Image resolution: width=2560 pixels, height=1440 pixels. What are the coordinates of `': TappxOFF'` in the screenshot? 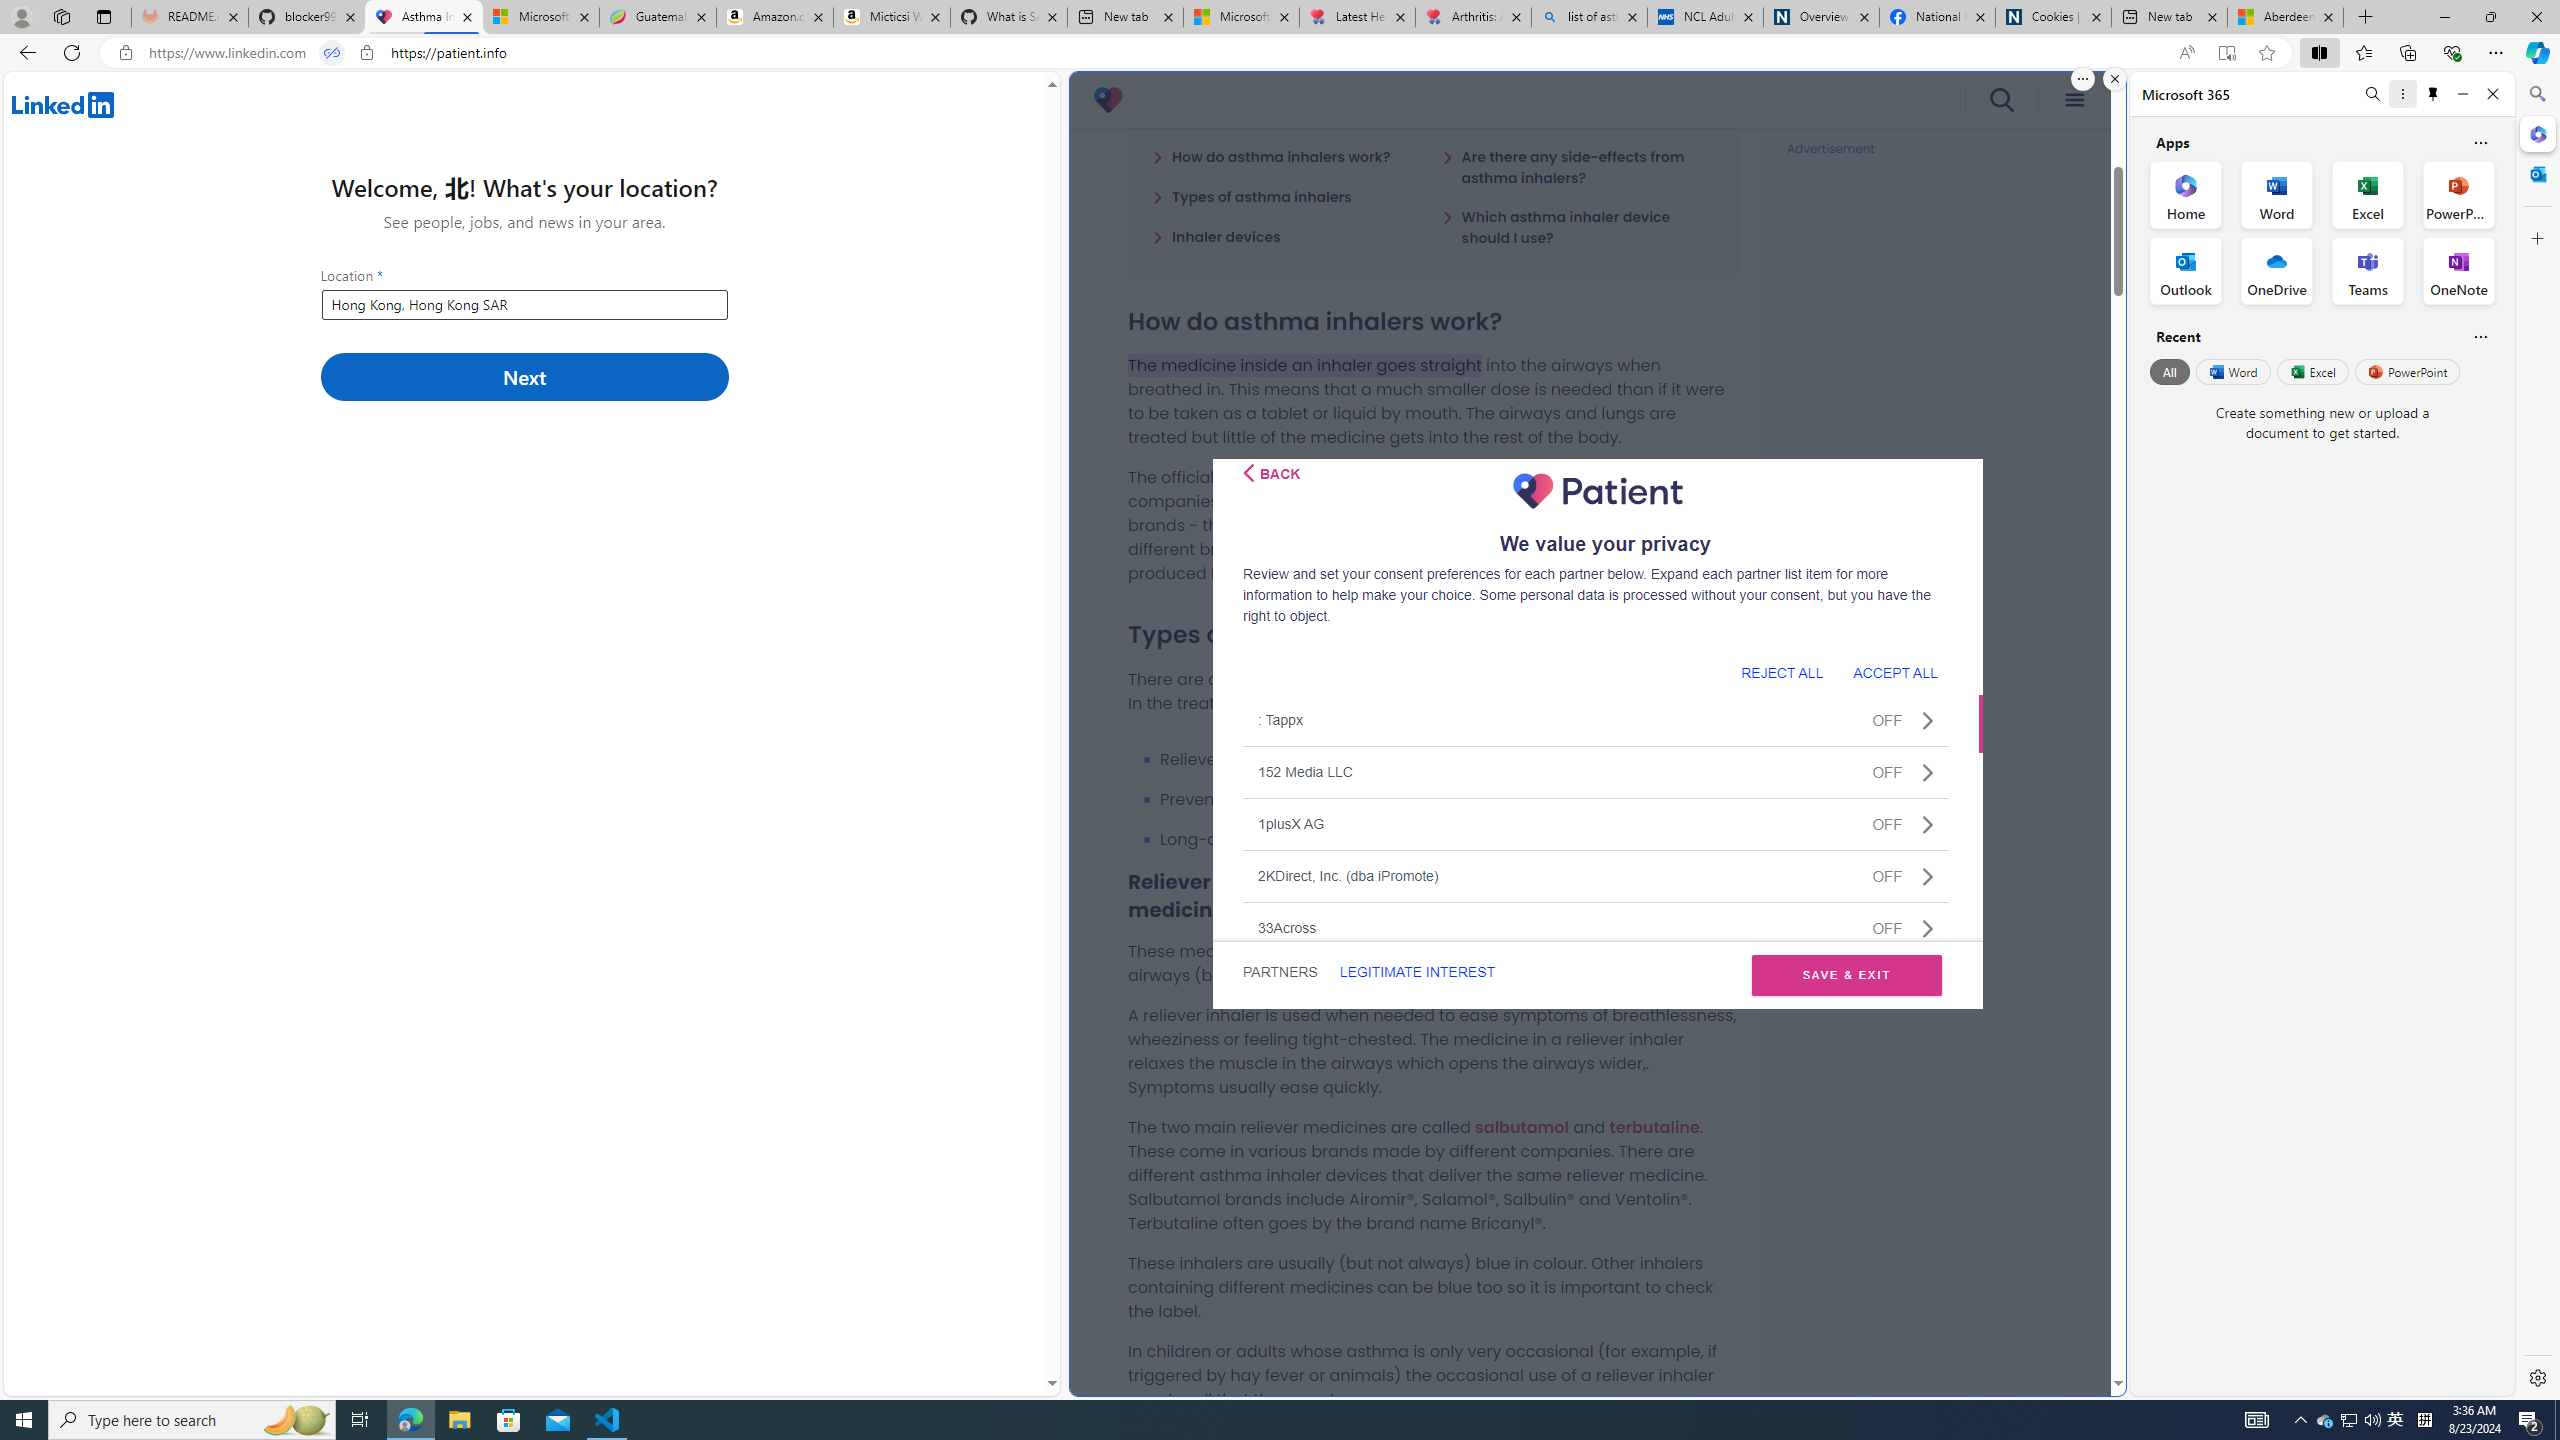 It's located at (1595, 720).